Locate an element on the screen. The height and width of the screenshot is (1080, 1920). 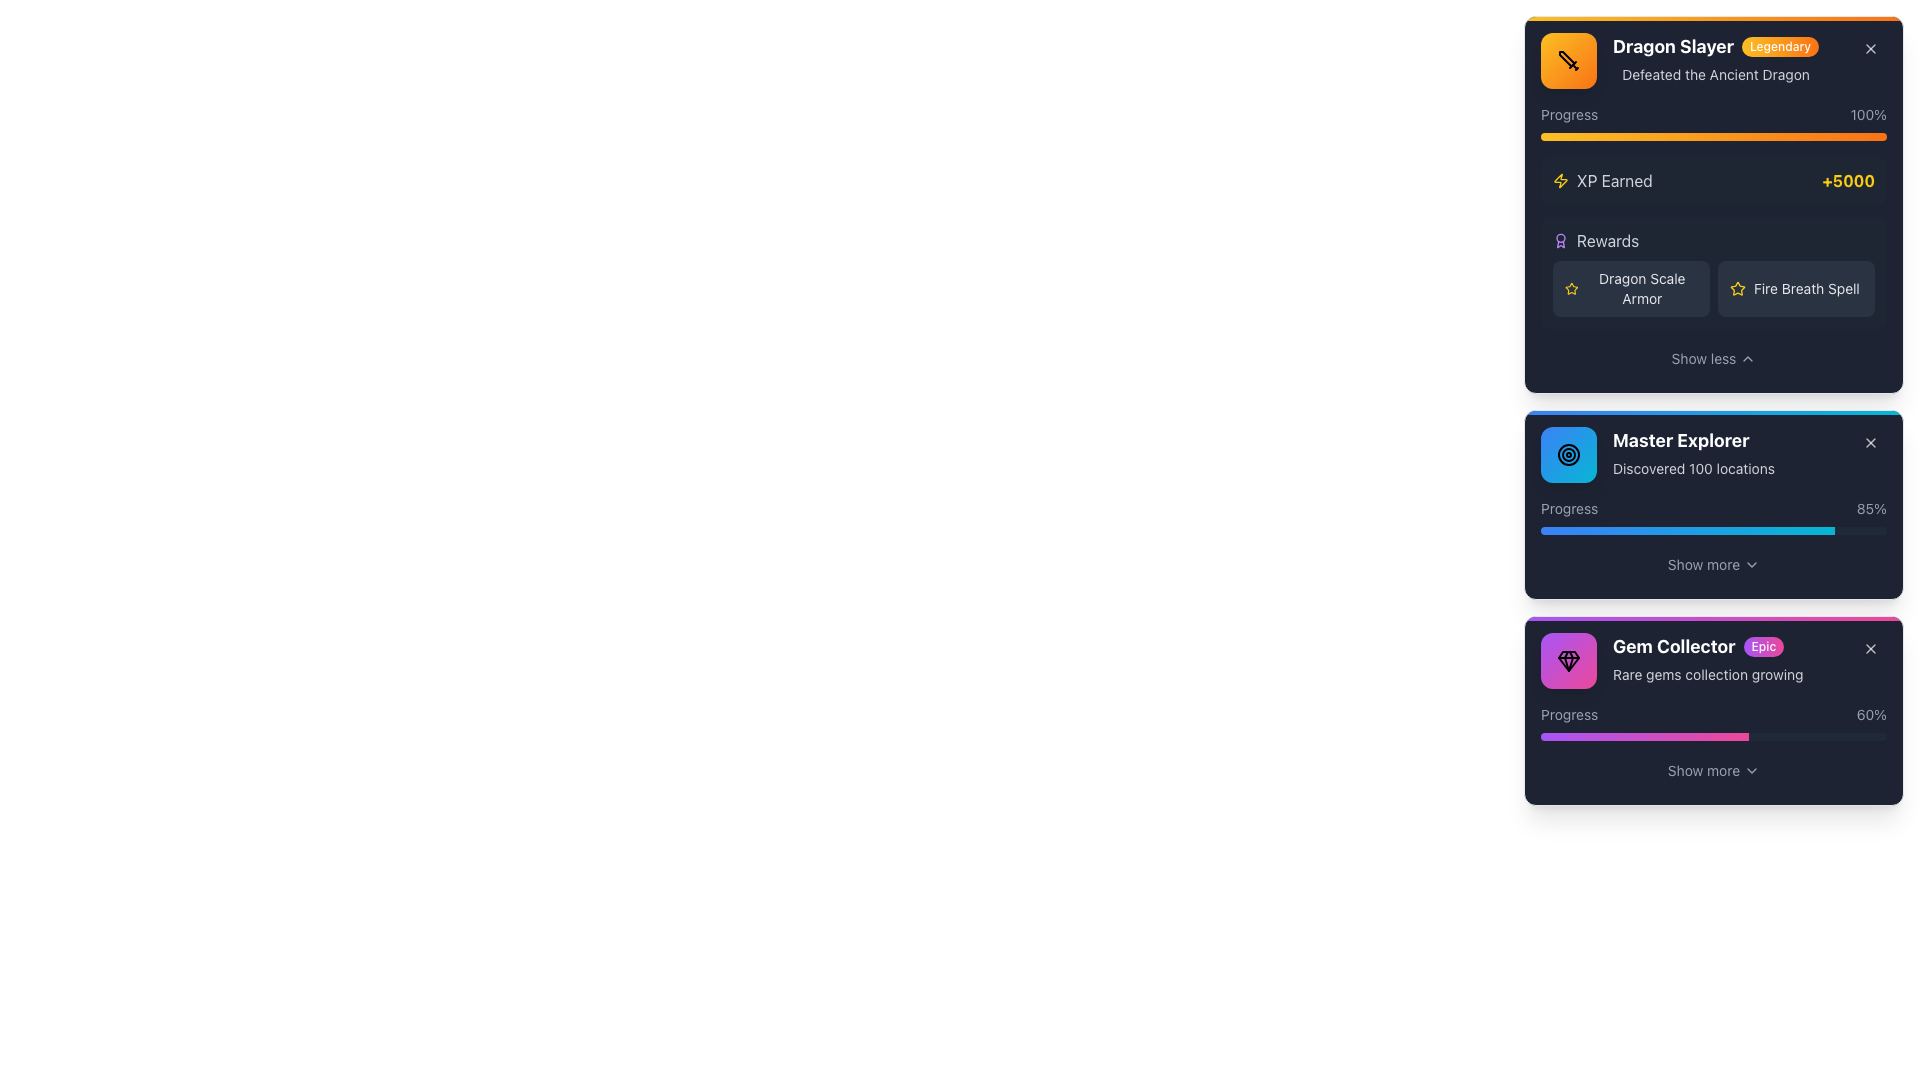
the target graphic icon, represented by a target symbol, located within a rounded square button with a blue-to-cyan gradient background in the 'Master Explorer' section is located at coordinates (1568, 455).